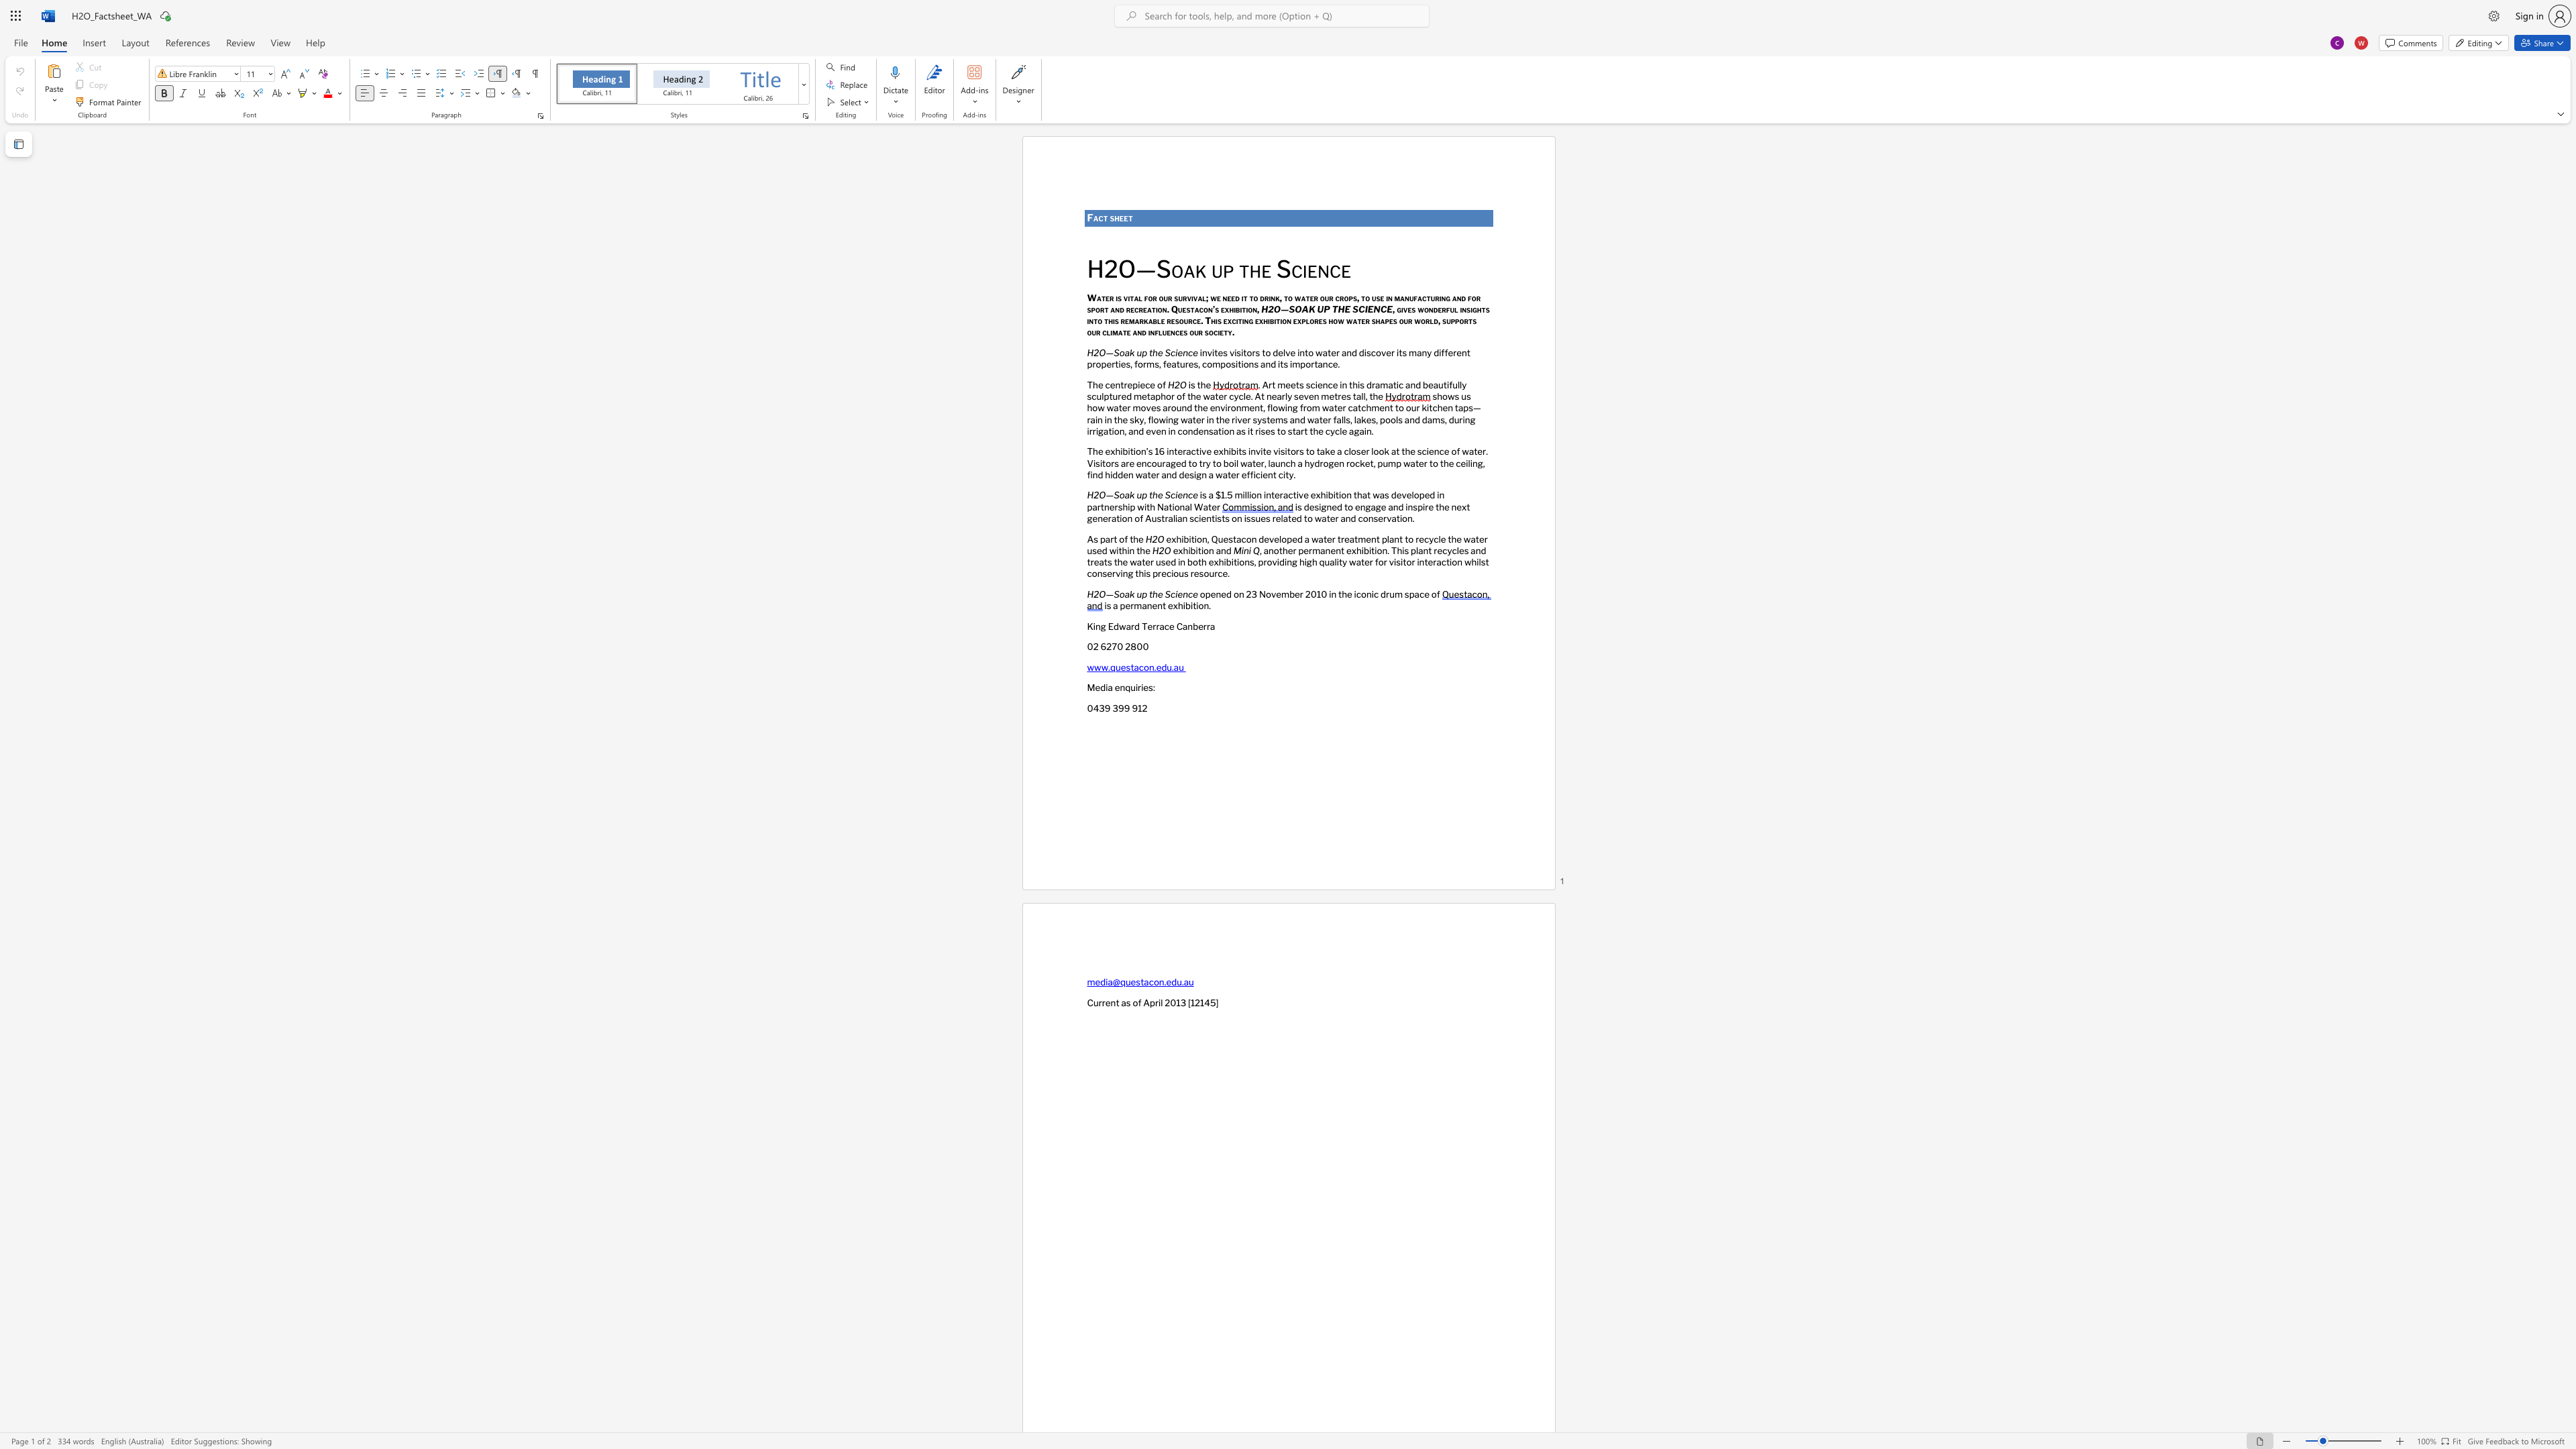 The width and height of the screenshot is (2576, 1449). I want to click on the subset text "ane" within the text "is a permanent exhibition.", so click(1141, 604).